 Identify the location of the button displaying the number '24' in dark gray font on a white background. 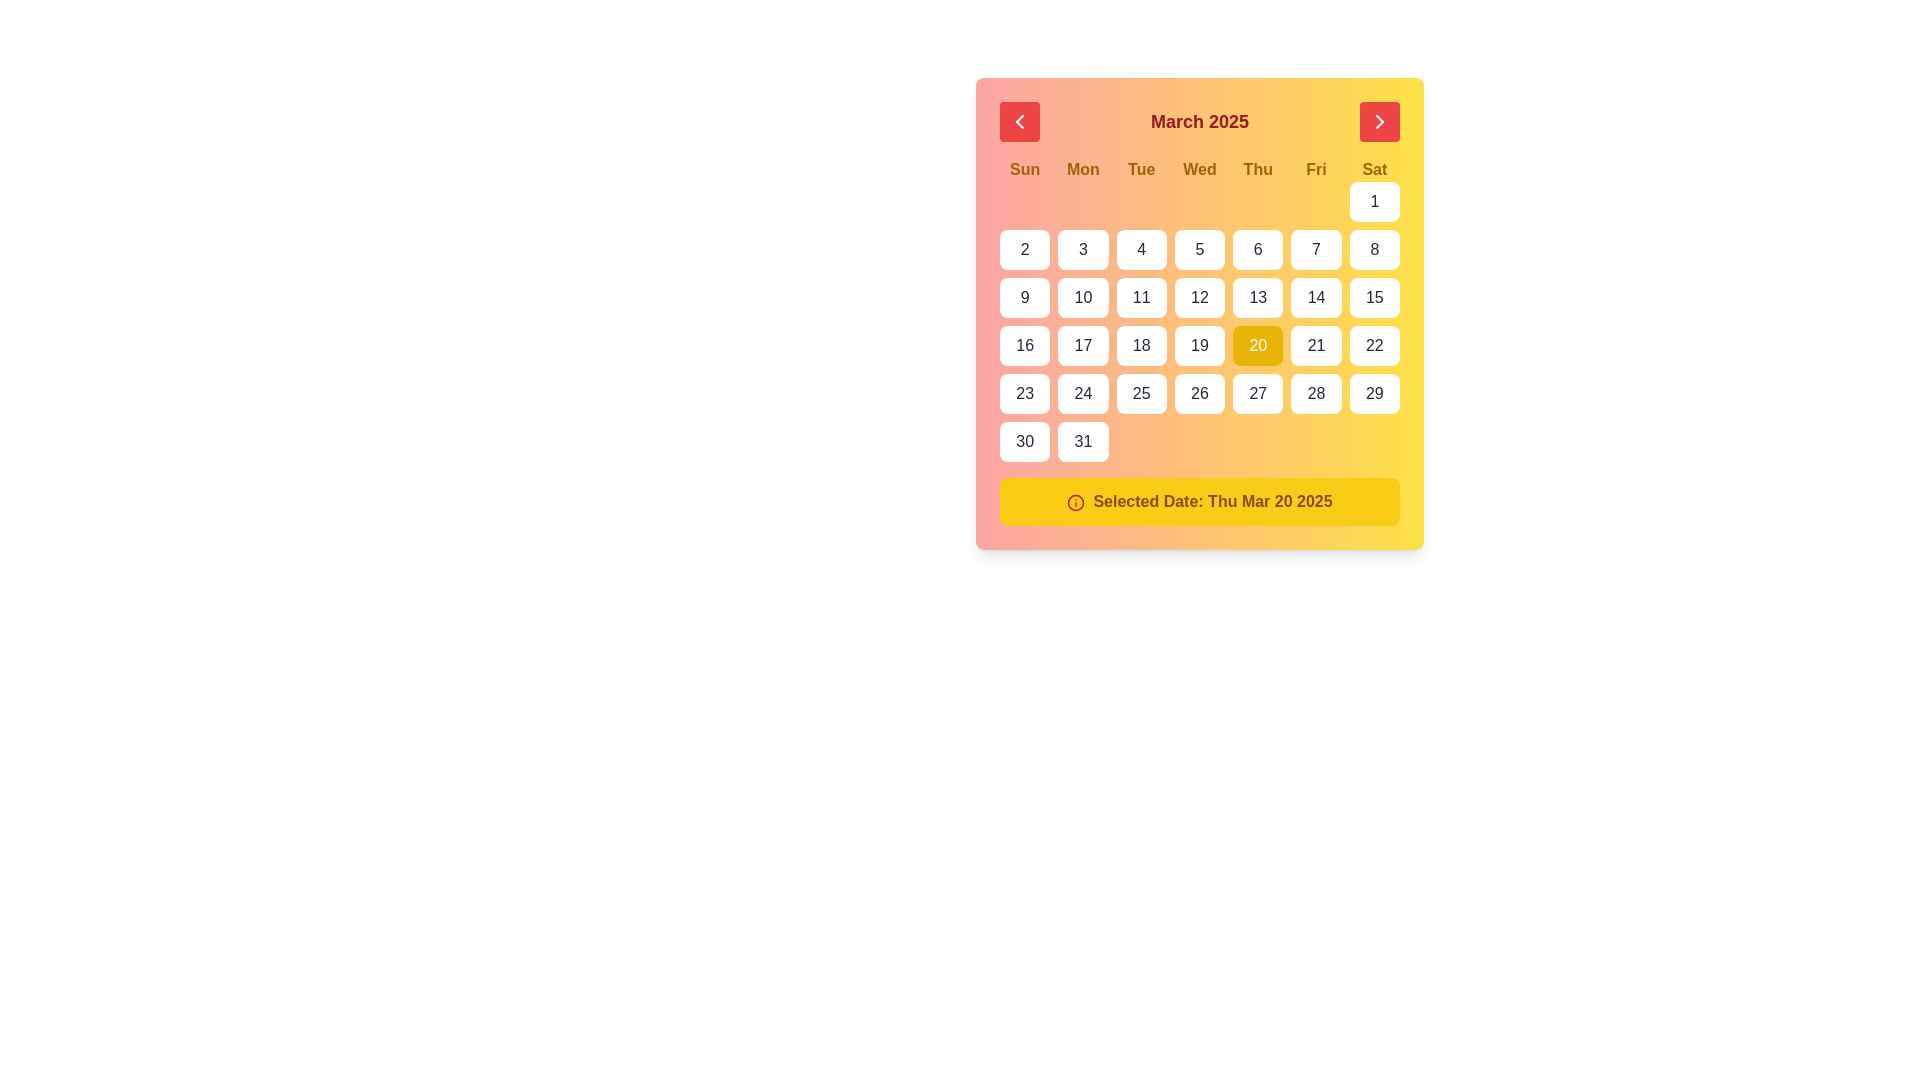
(1082, 393).